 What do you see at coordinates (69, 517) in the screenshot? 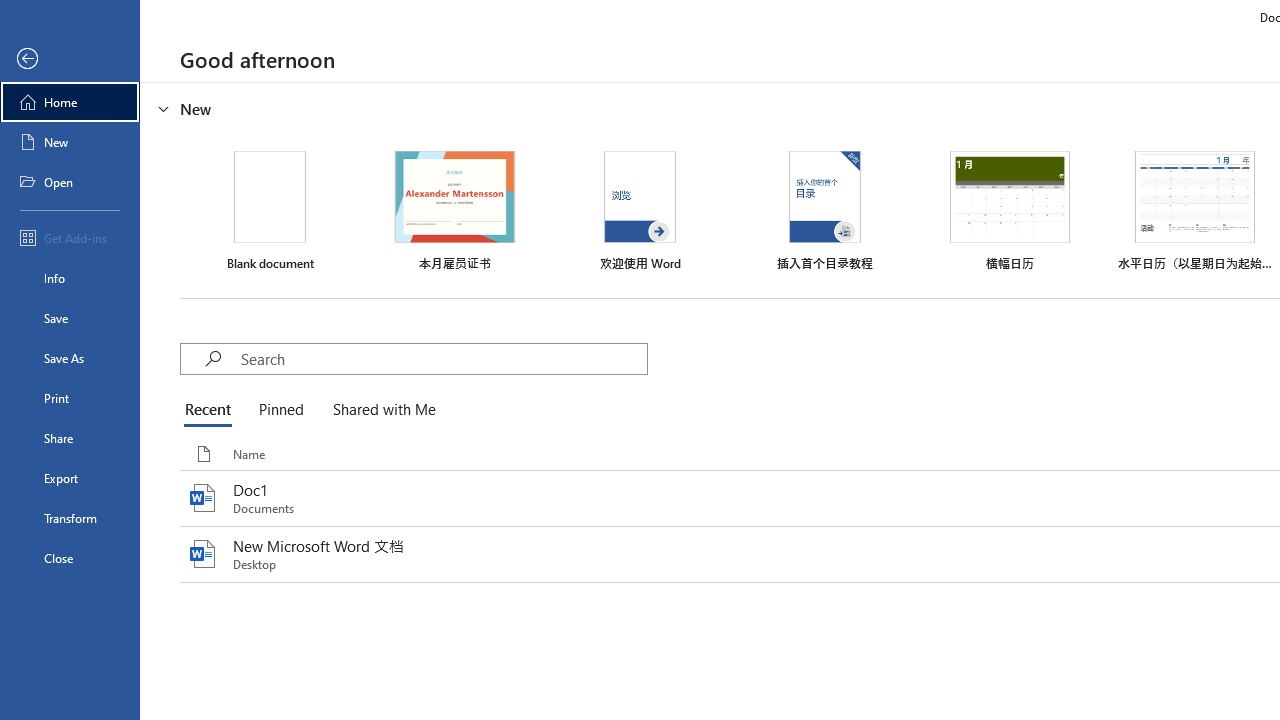
I see `'Transform'` at bounding box center [69, 517].